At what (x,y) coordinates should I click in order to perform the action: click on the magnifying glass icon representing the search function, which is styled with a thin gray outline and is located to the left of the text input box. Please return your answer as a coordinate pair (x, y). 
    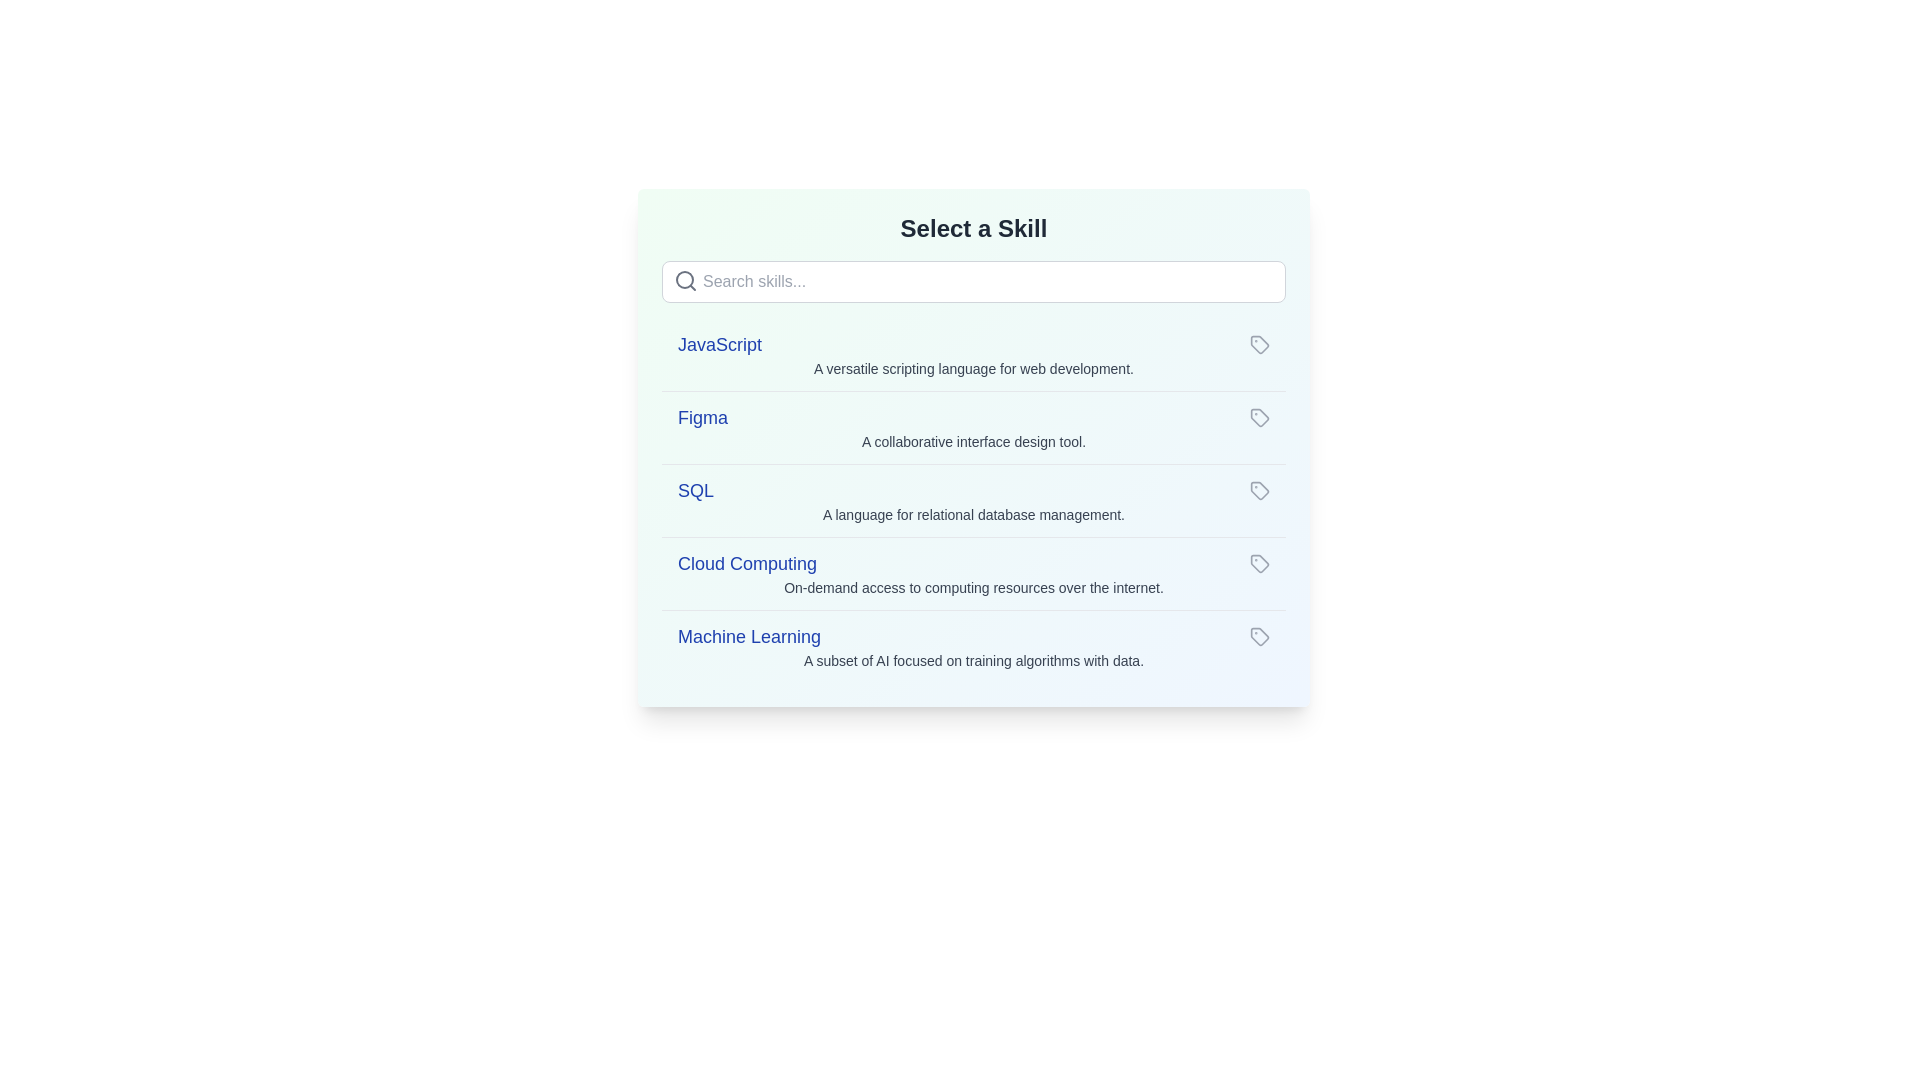
    Looking at the image, I should click on (686, 281).